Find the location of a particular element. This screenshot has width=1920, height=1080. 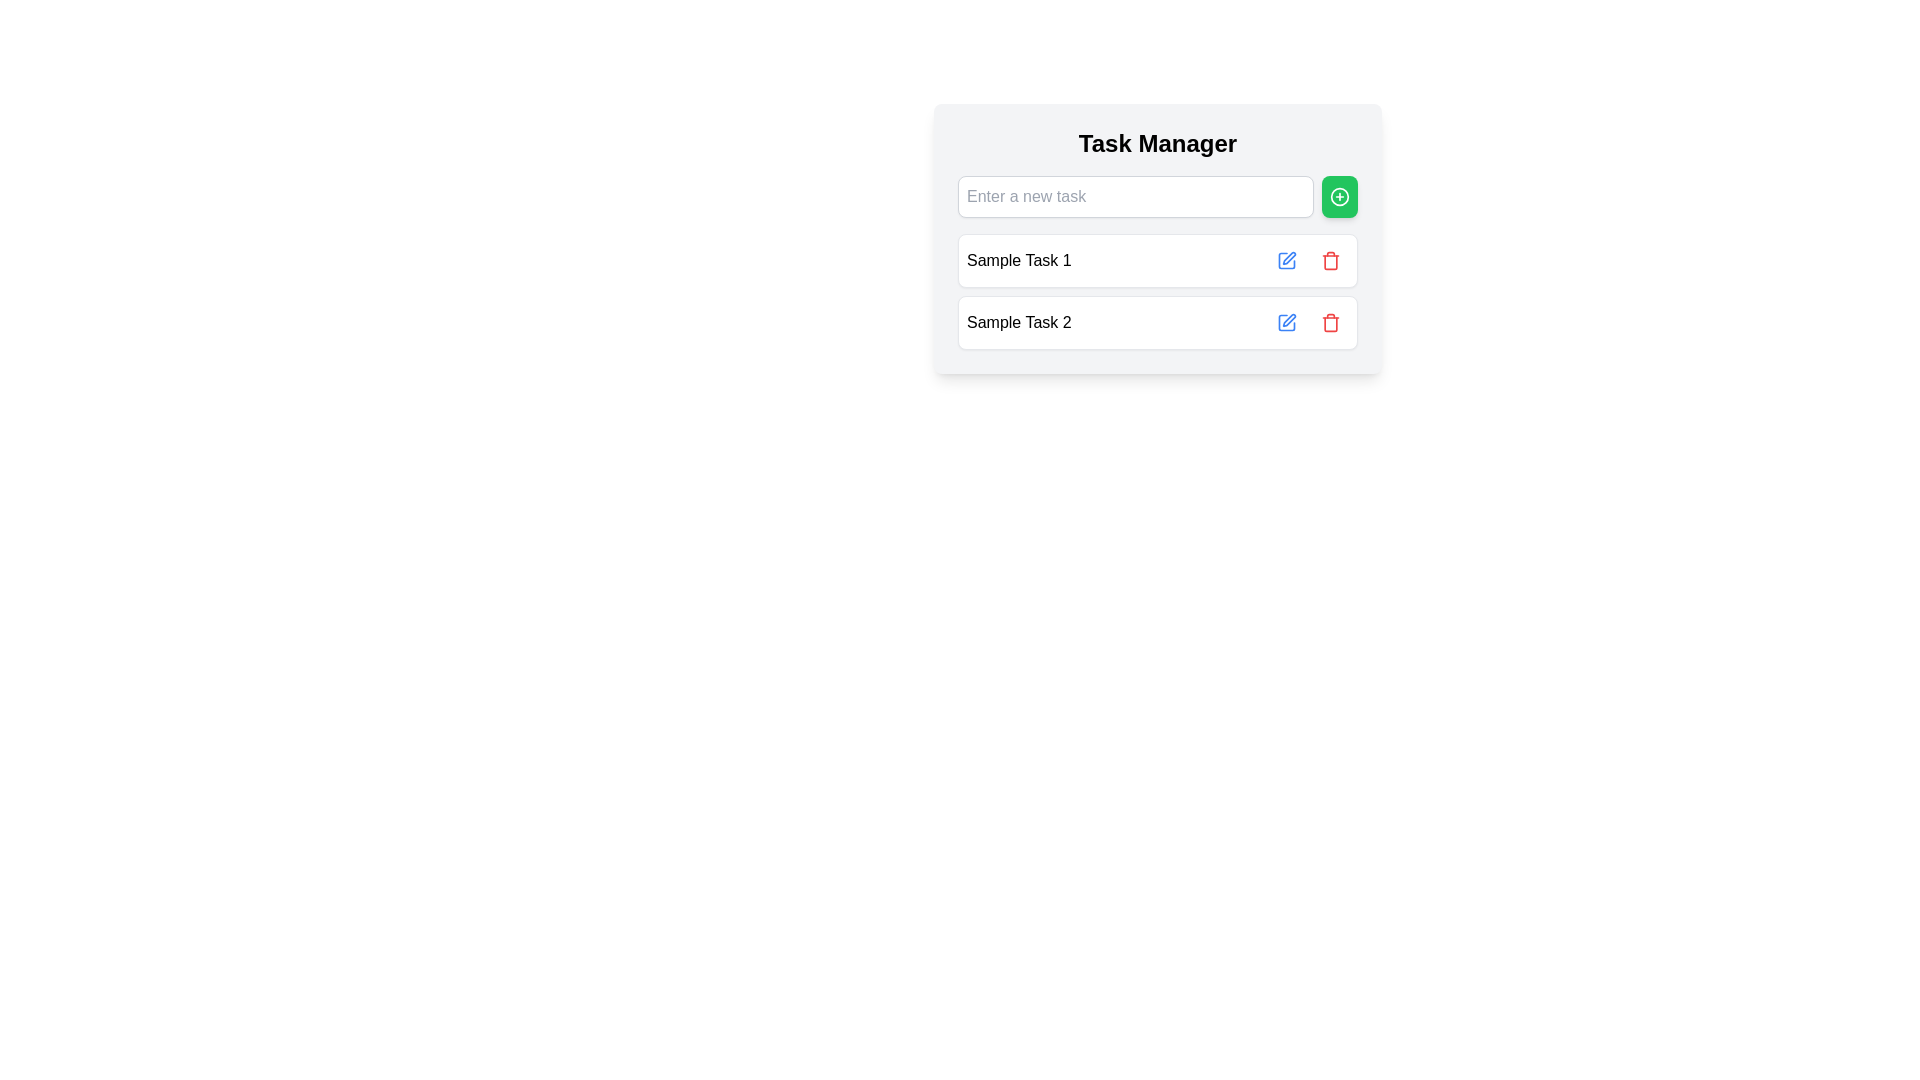

the delete button located to the right of the edit icon in the action panel for 'Sample Task 1' is located at coordinates (1330, 260).